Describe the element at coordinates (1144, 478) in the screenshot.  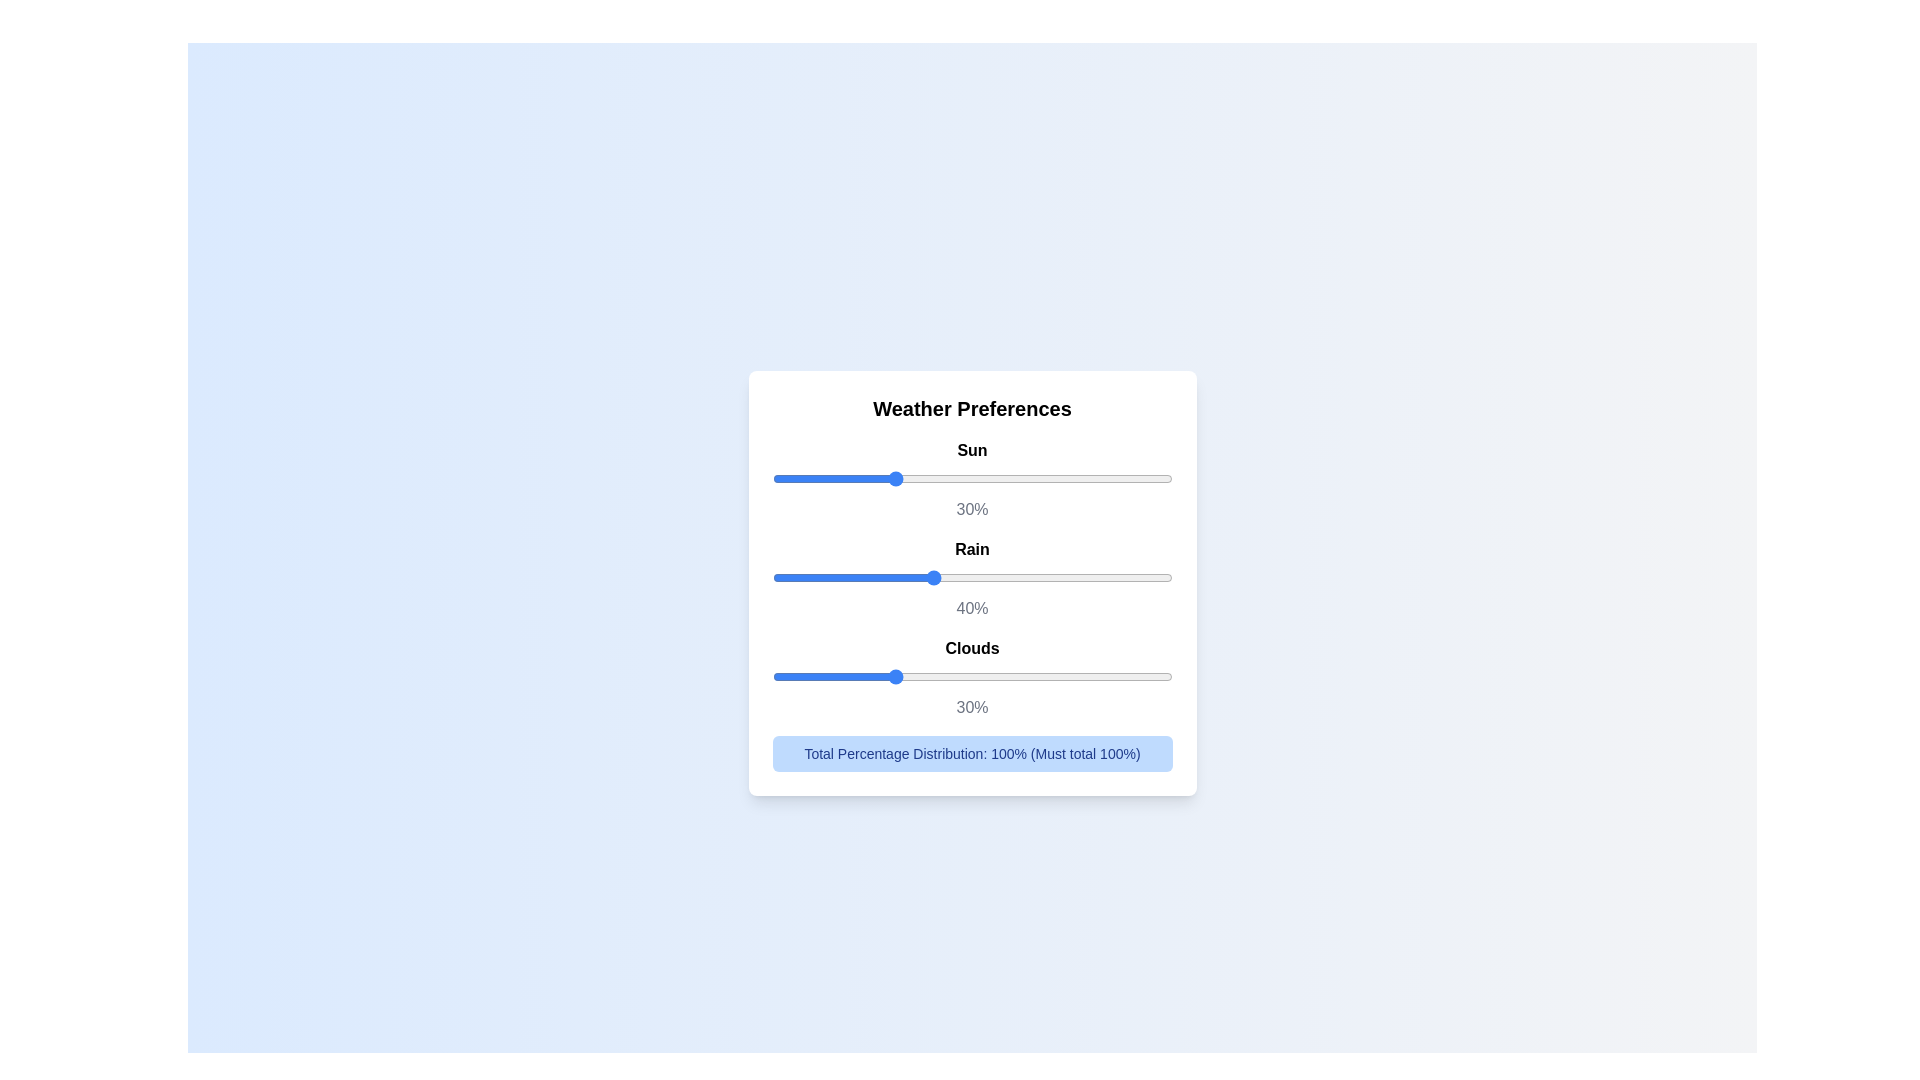
I see `the slider for 0 to set the percentage to 43` at that location.